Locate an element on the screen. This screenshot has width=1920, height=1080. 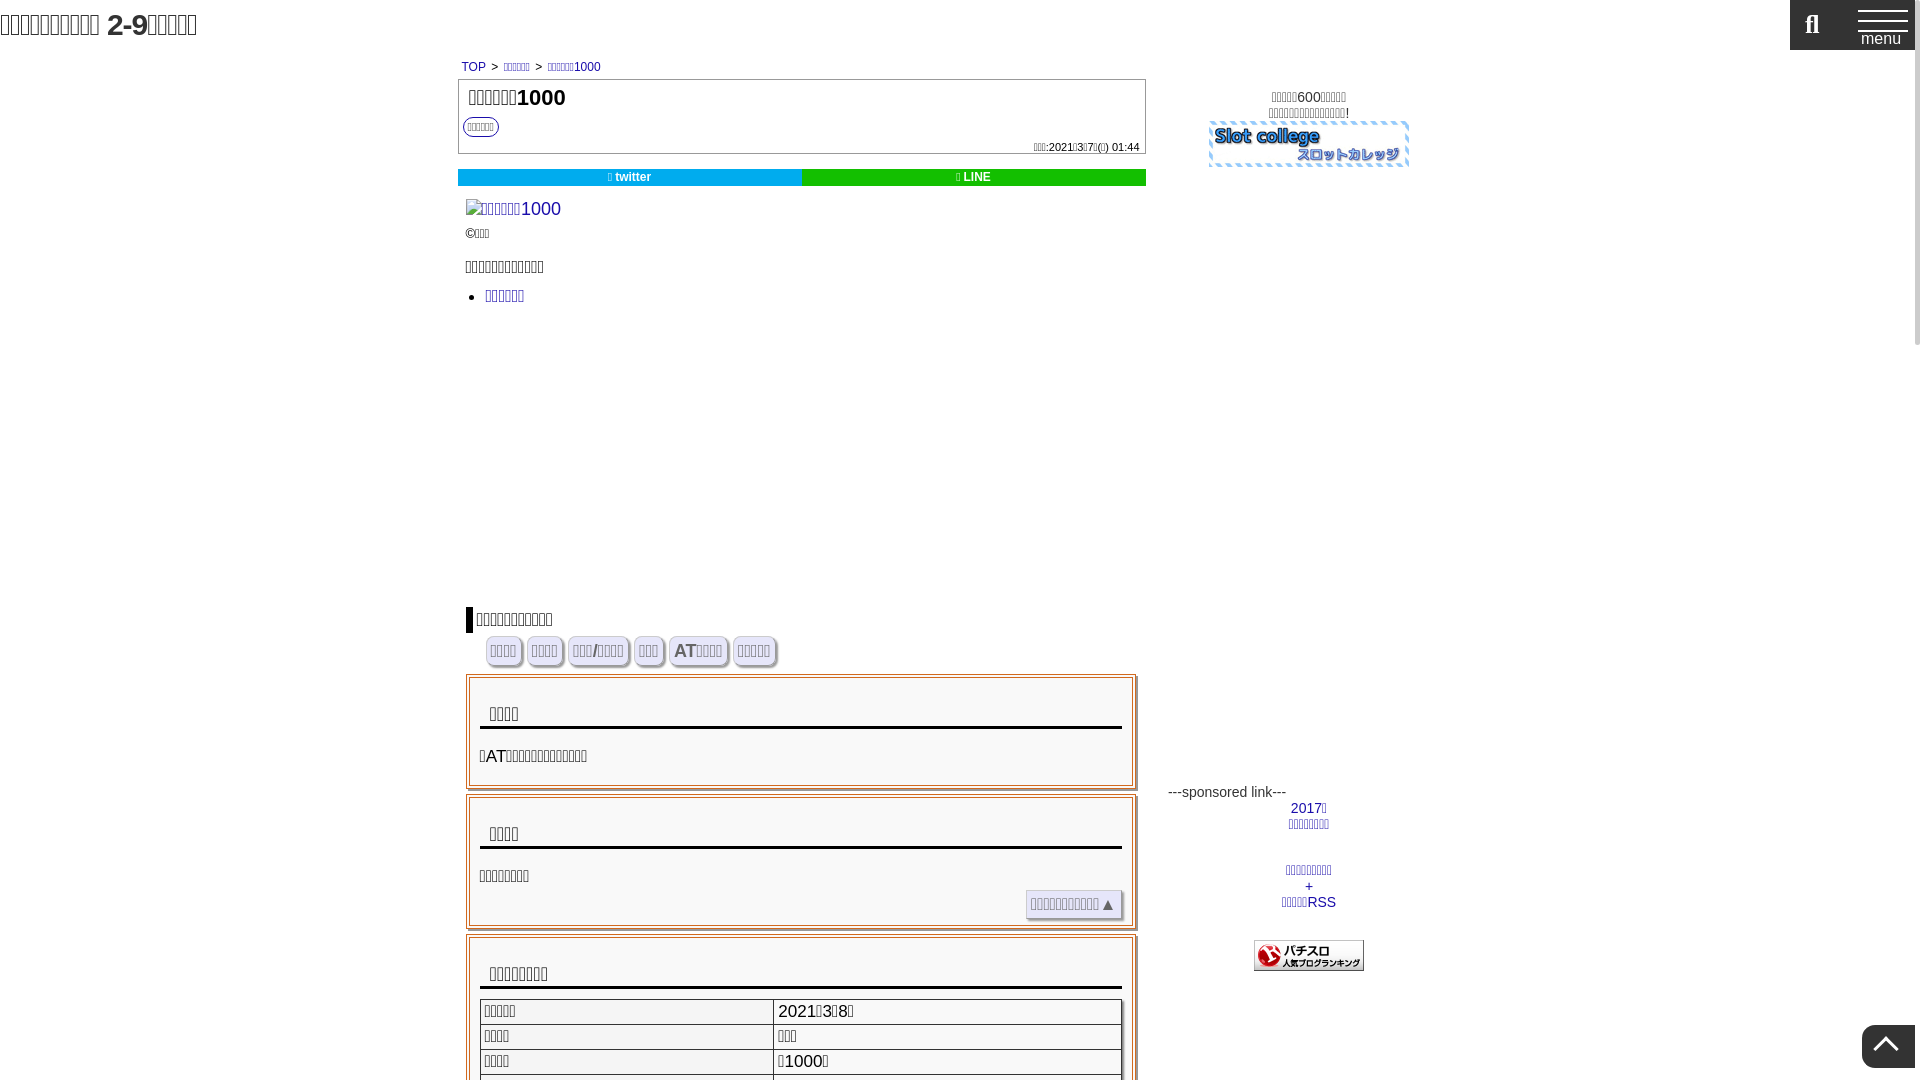
'LINE' is located at coordinates (974, 176).